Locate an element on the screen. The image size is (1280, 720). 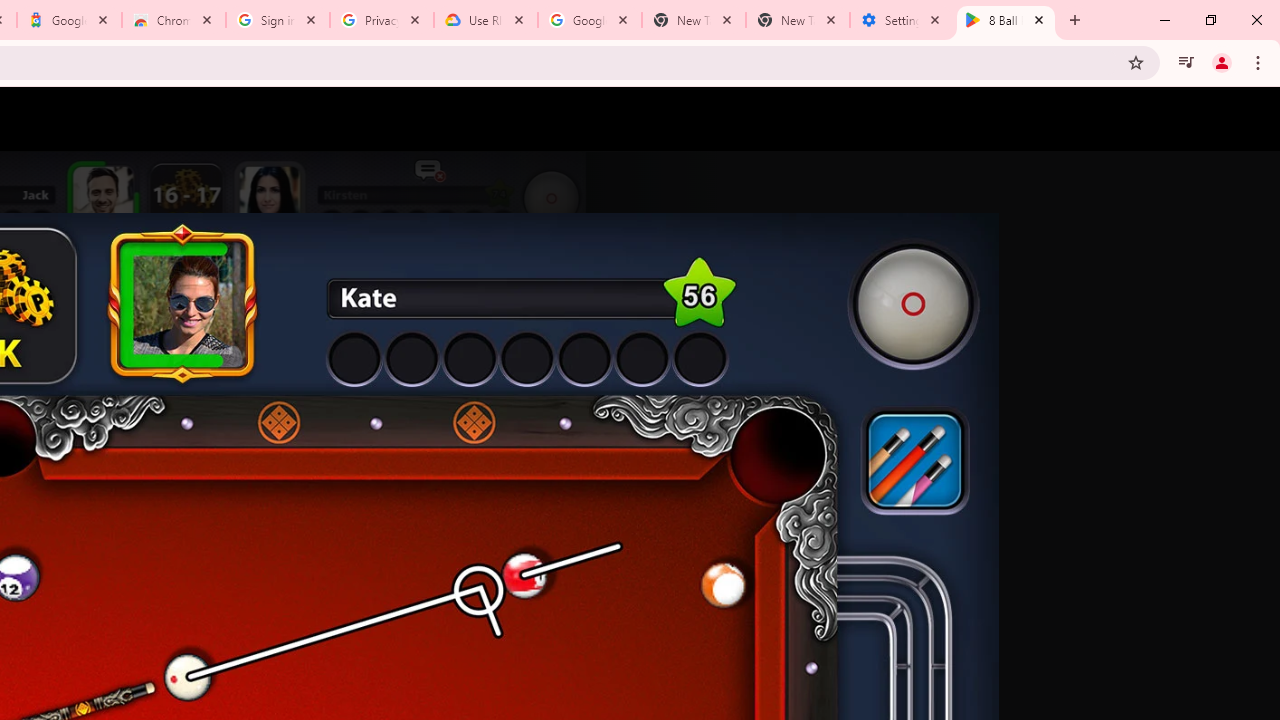
'Settings - System' is located at coordinates (900, 20).